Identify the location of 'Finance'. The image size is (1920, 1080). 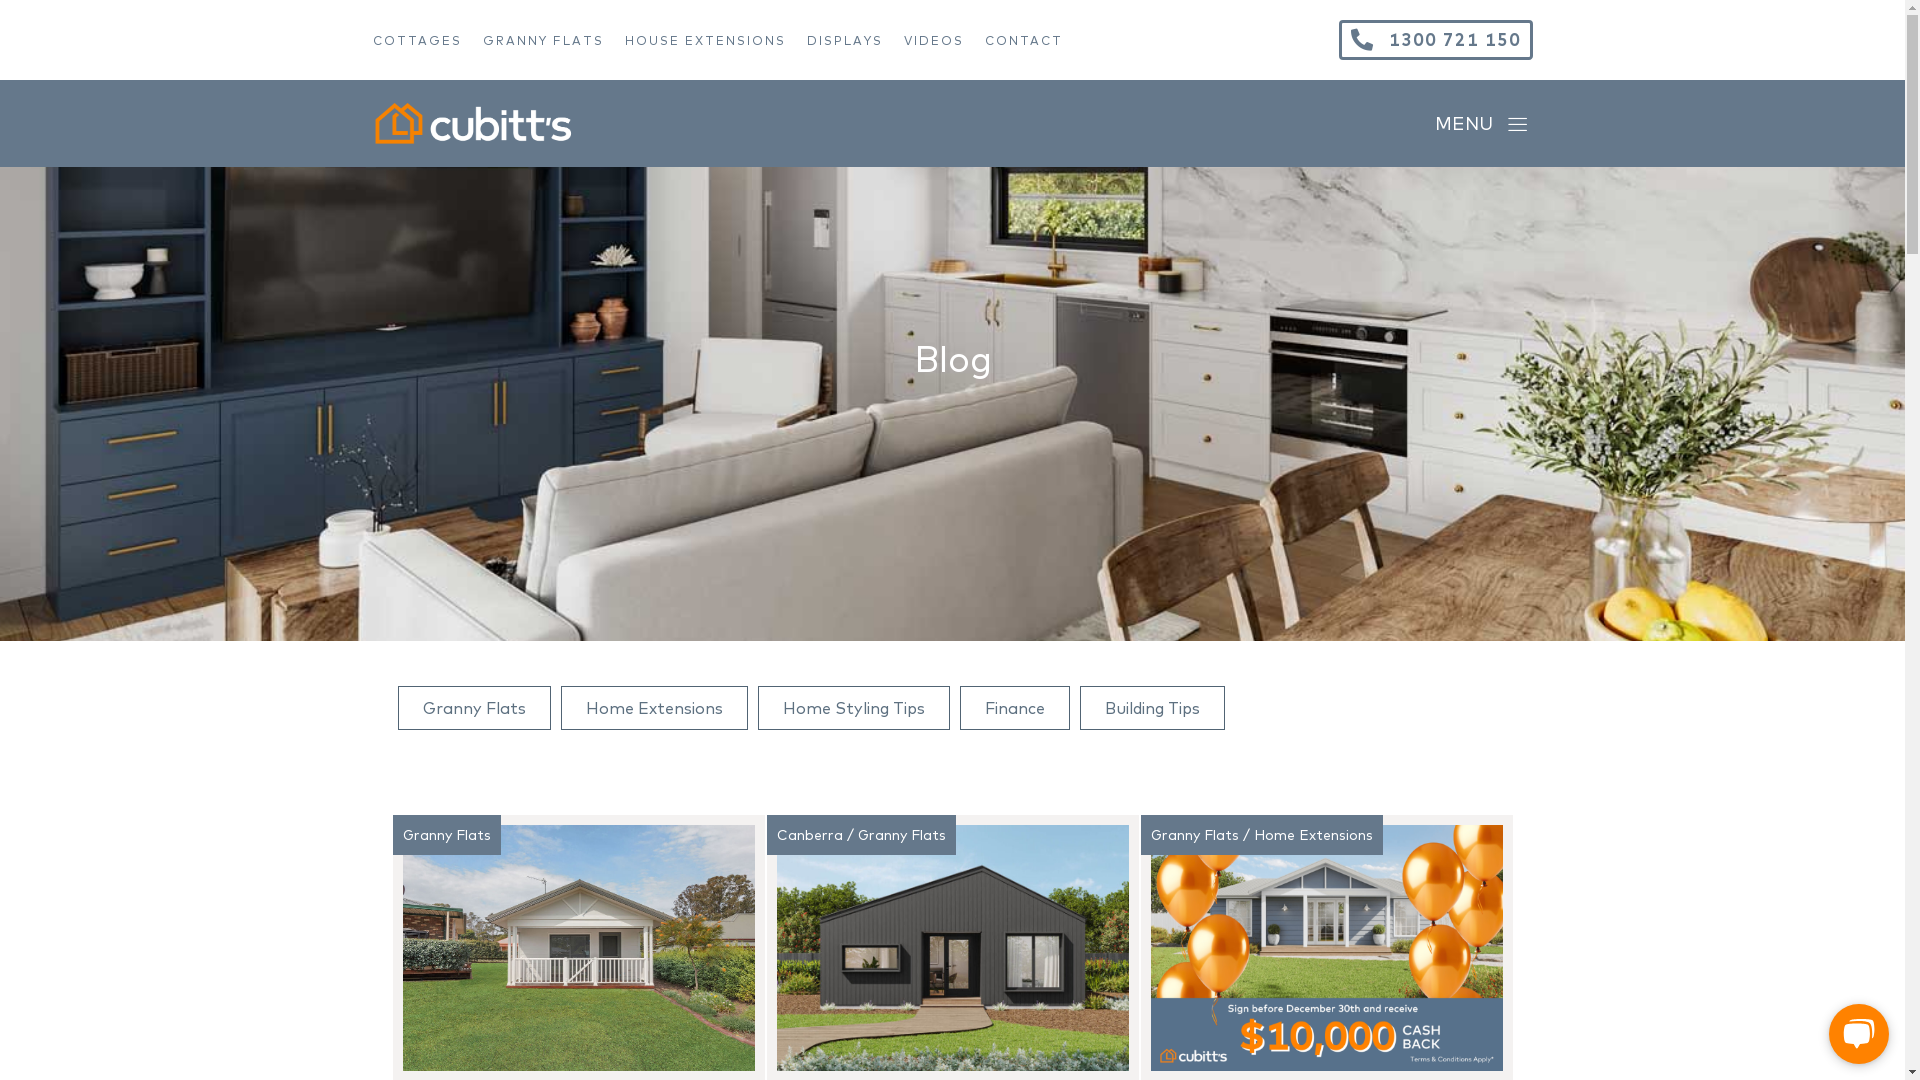
(1014, 707).